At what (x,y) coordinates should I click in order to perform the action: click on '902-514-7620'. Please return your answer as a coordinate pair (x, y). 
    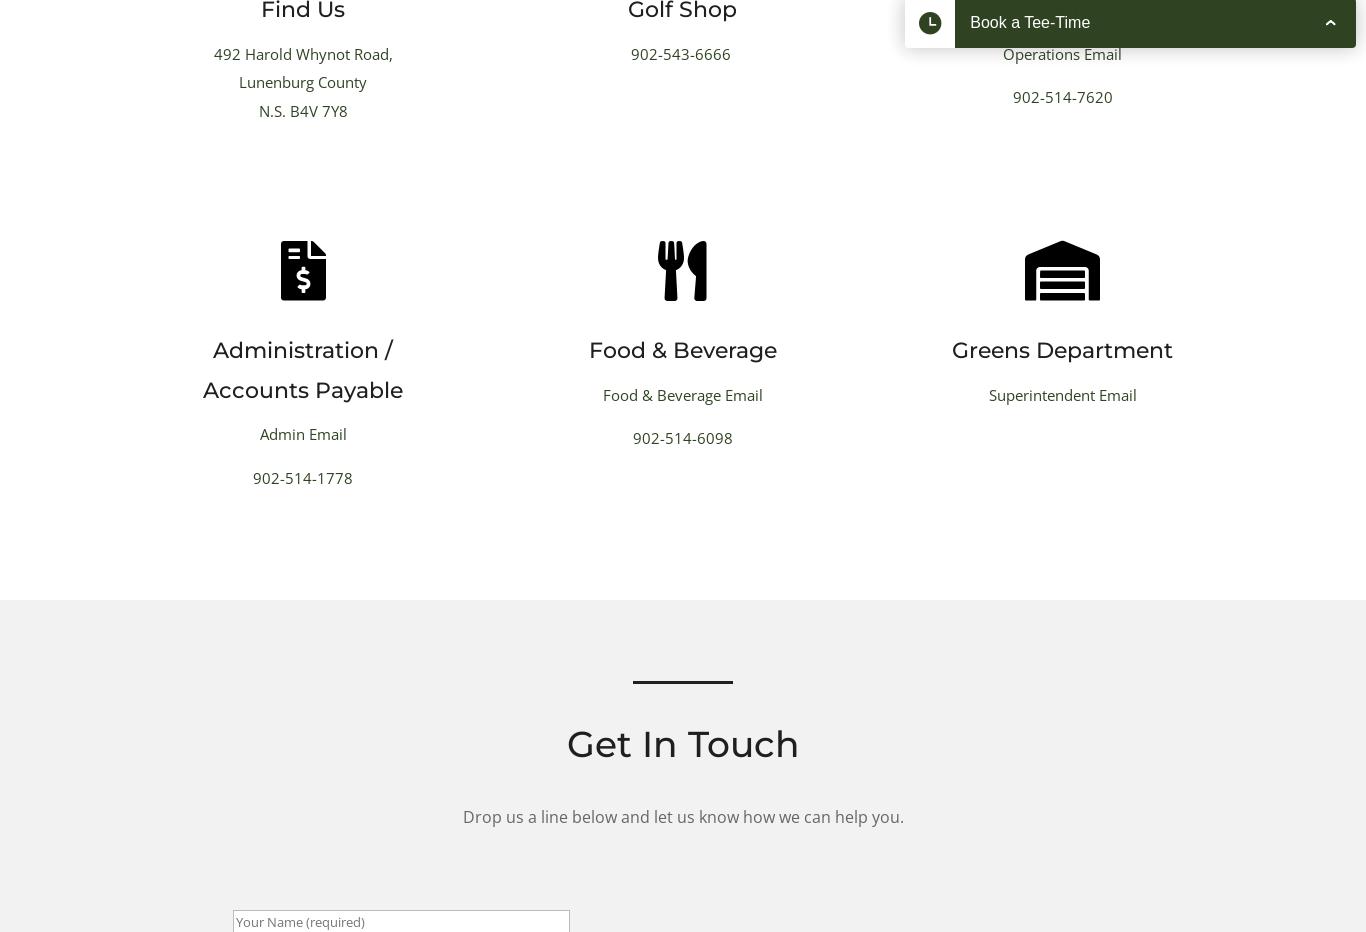
    Looking at the image, I should click on (1061, 97).